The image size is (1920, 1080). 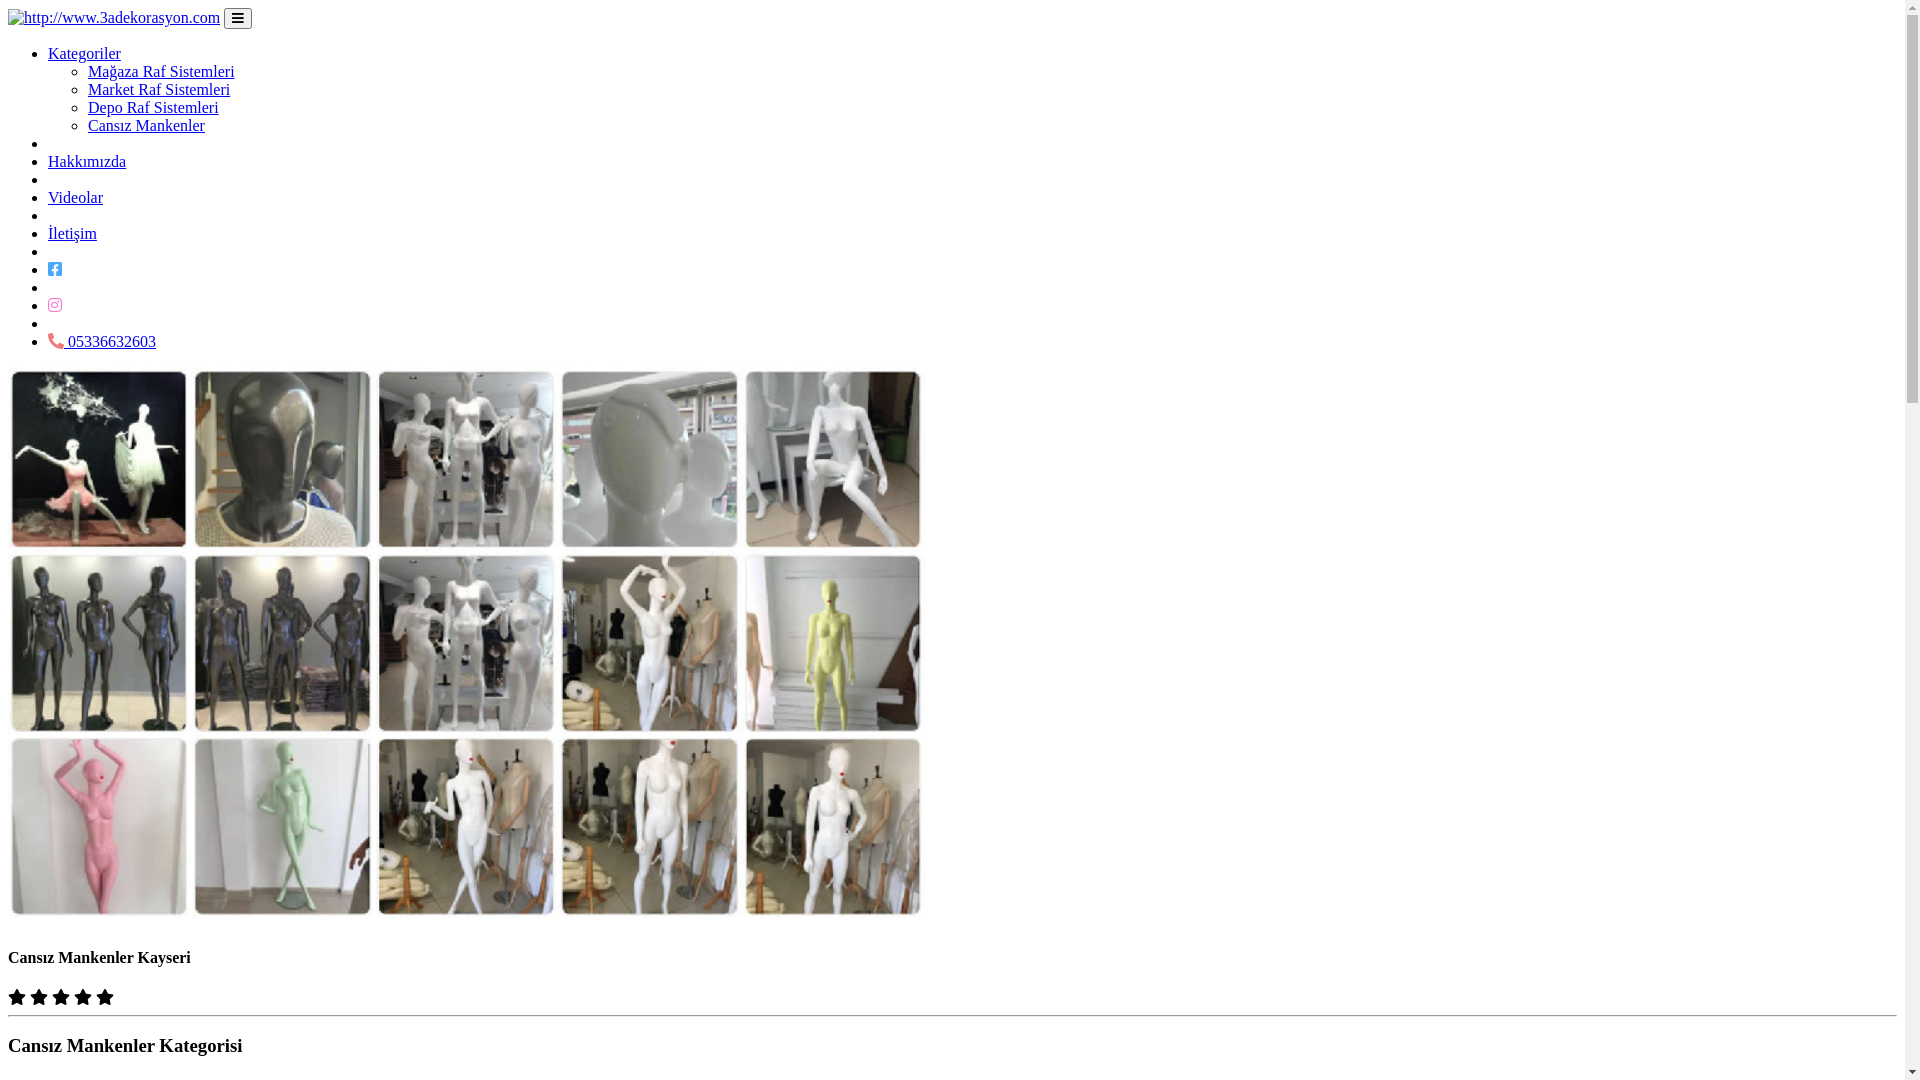 I want to click on 'cansiz-mankenler-kayseri', so click(x=465, y=645).